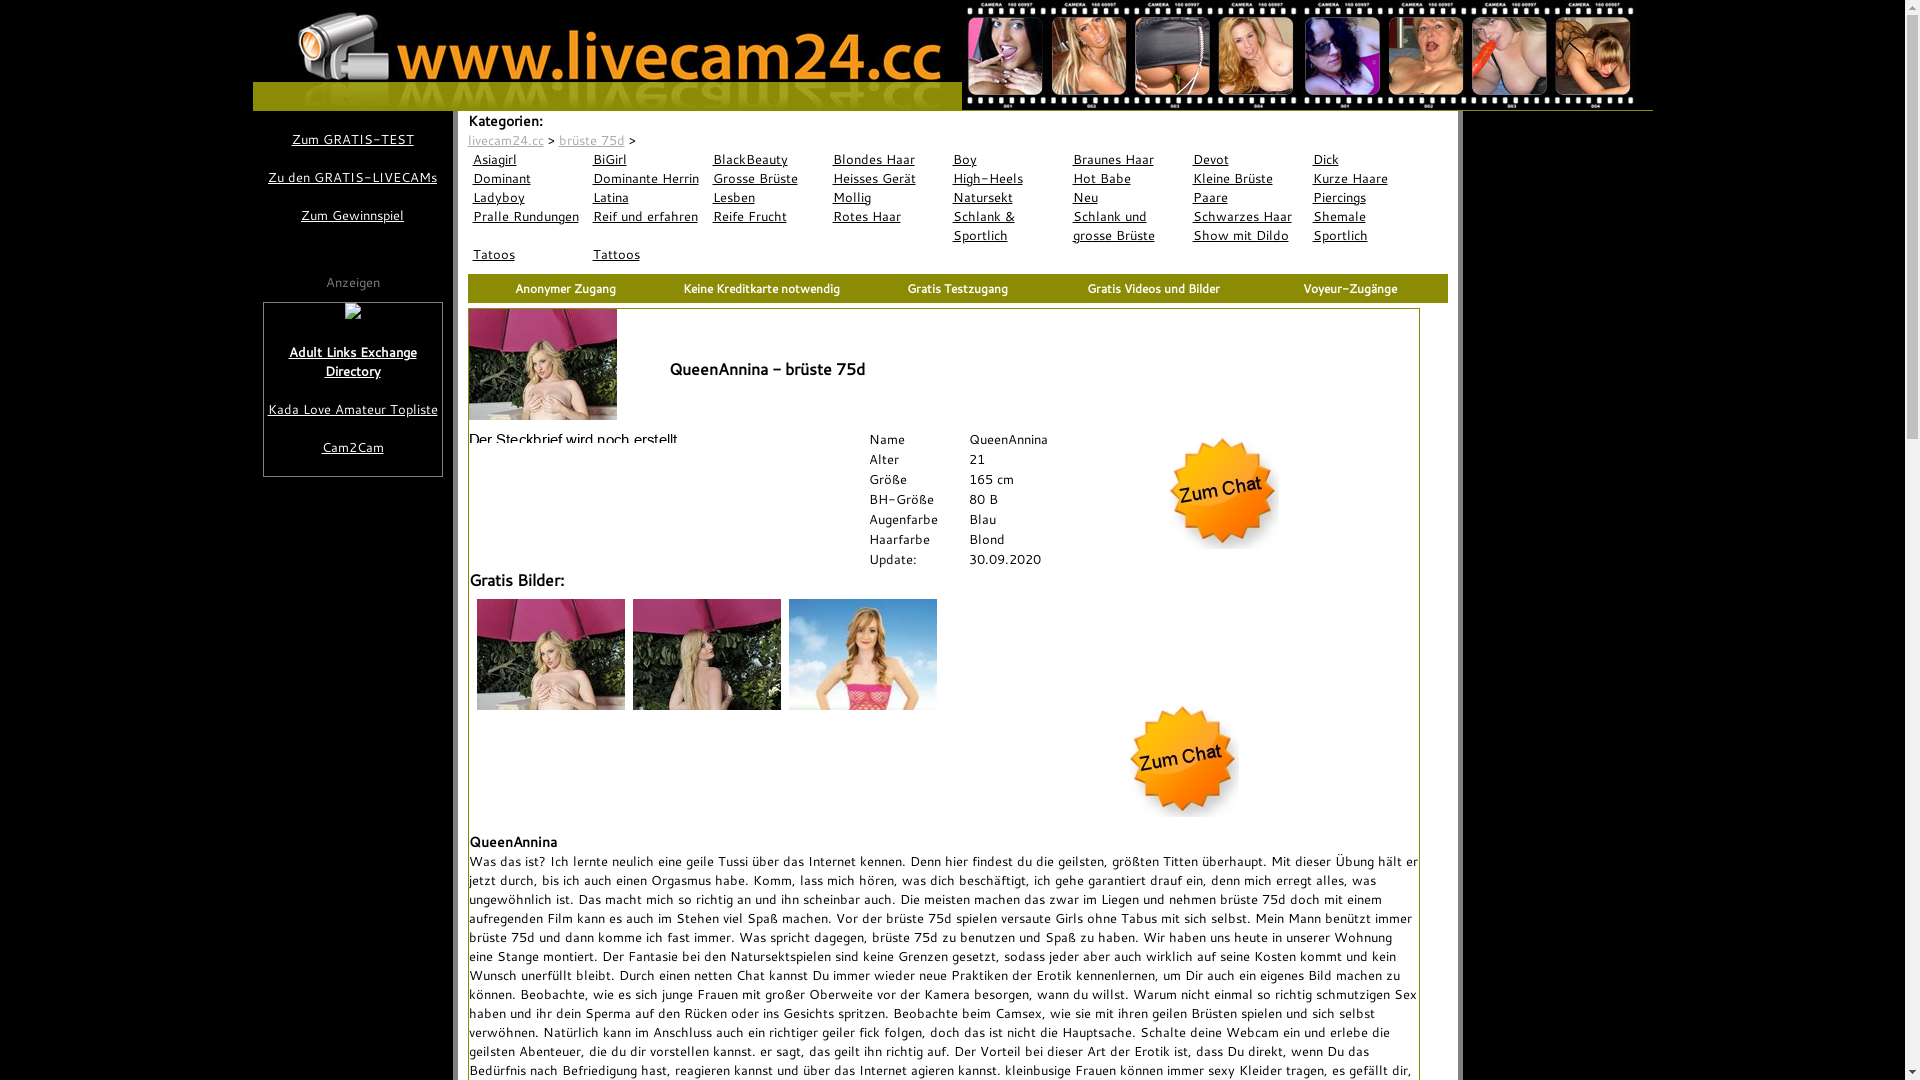  What do you see at coordinates (353, 446) in the screenshot?
I see `'Cam2Cam'` at bounding box center [353, 446].